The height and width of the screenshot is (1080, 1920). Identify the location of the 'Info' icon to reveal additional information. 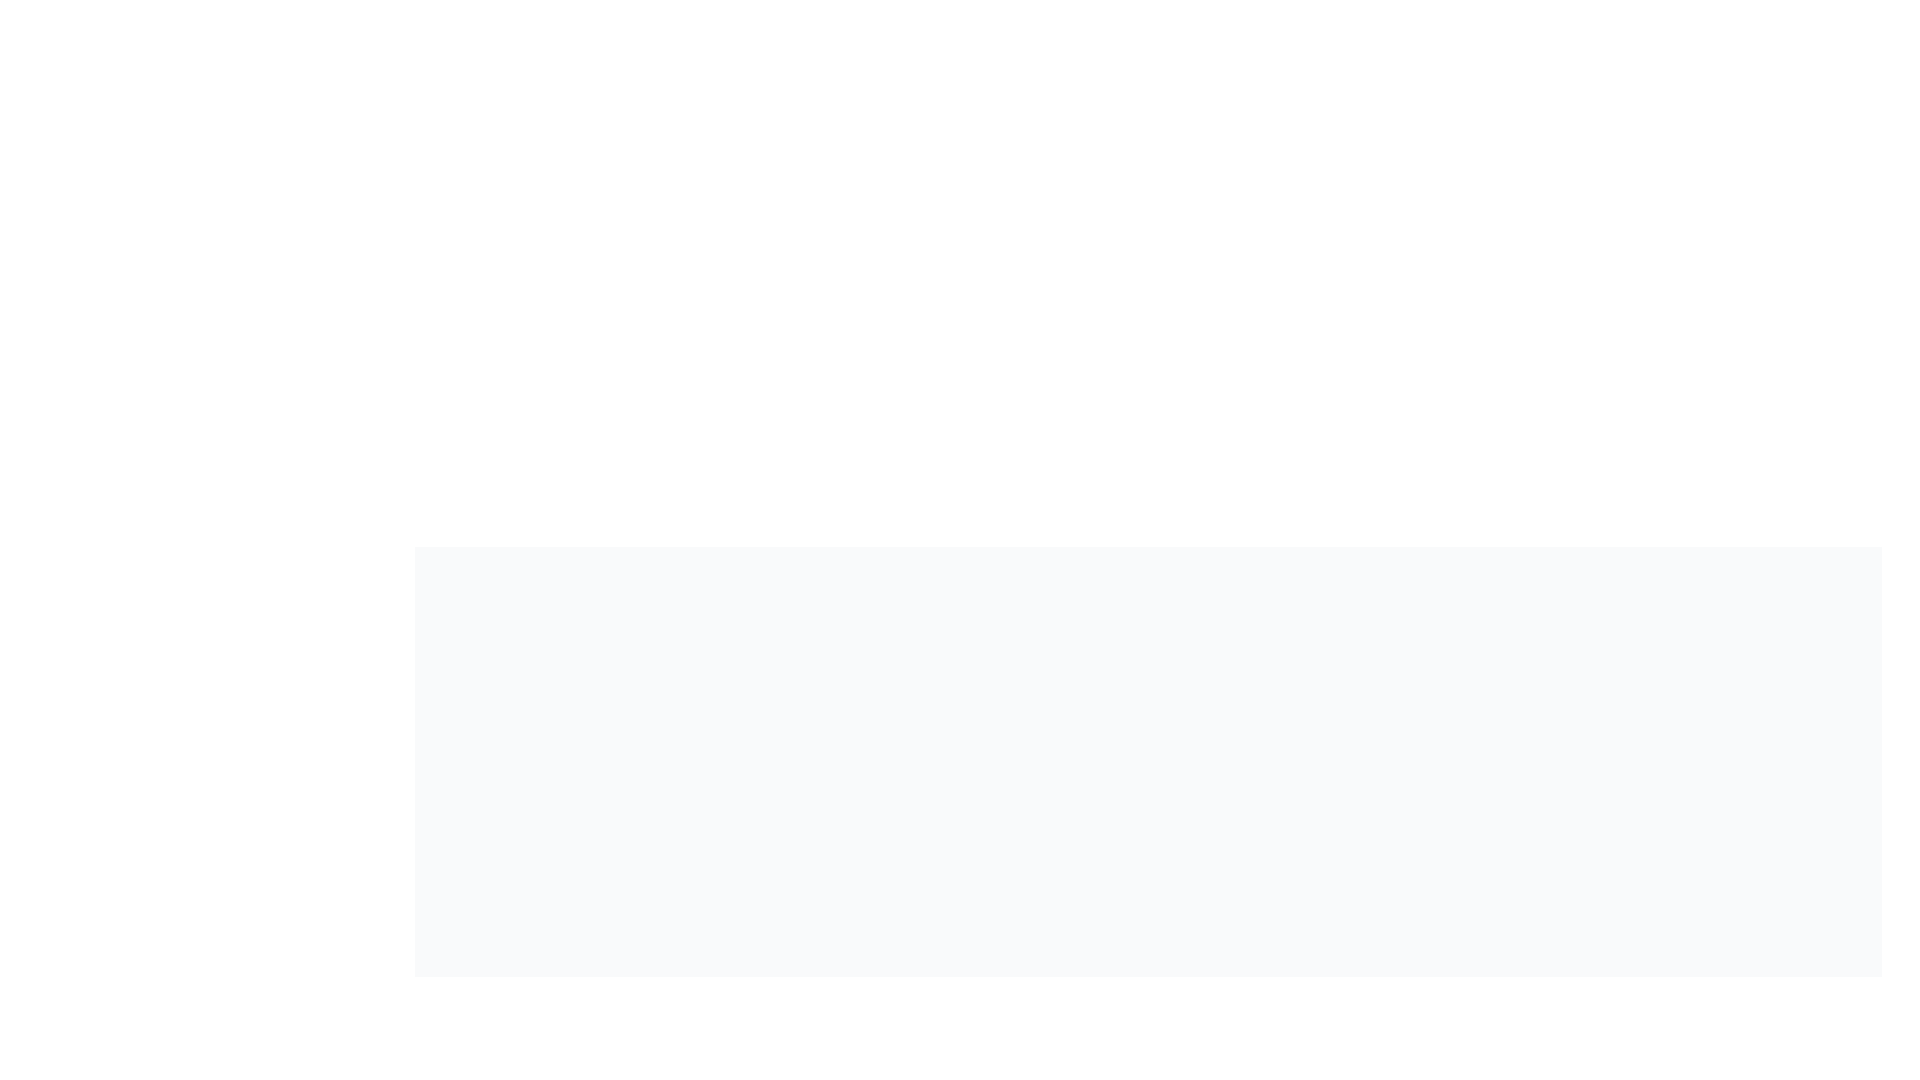
(1020, 1021).